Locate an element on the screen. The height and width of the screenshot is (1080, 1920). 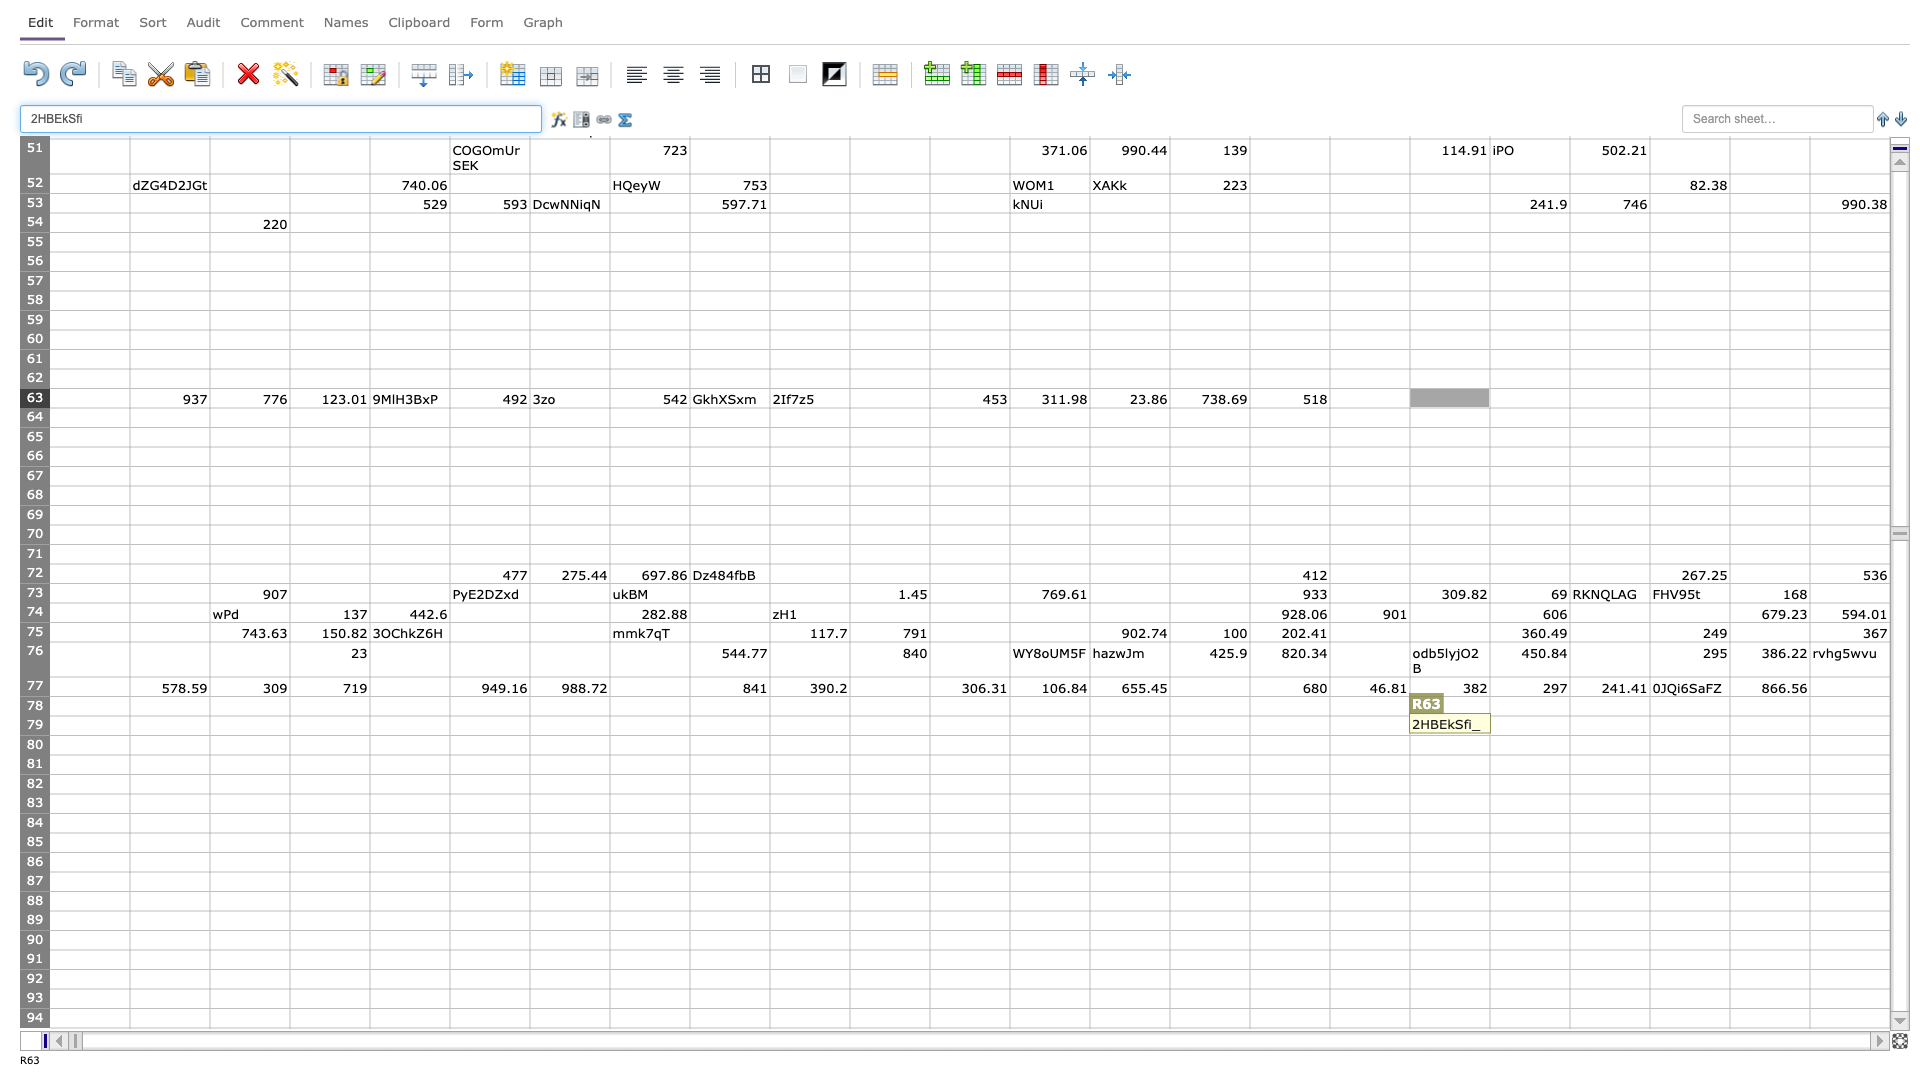
top left corner of cell S79 is located at coordinates (1489, 715).